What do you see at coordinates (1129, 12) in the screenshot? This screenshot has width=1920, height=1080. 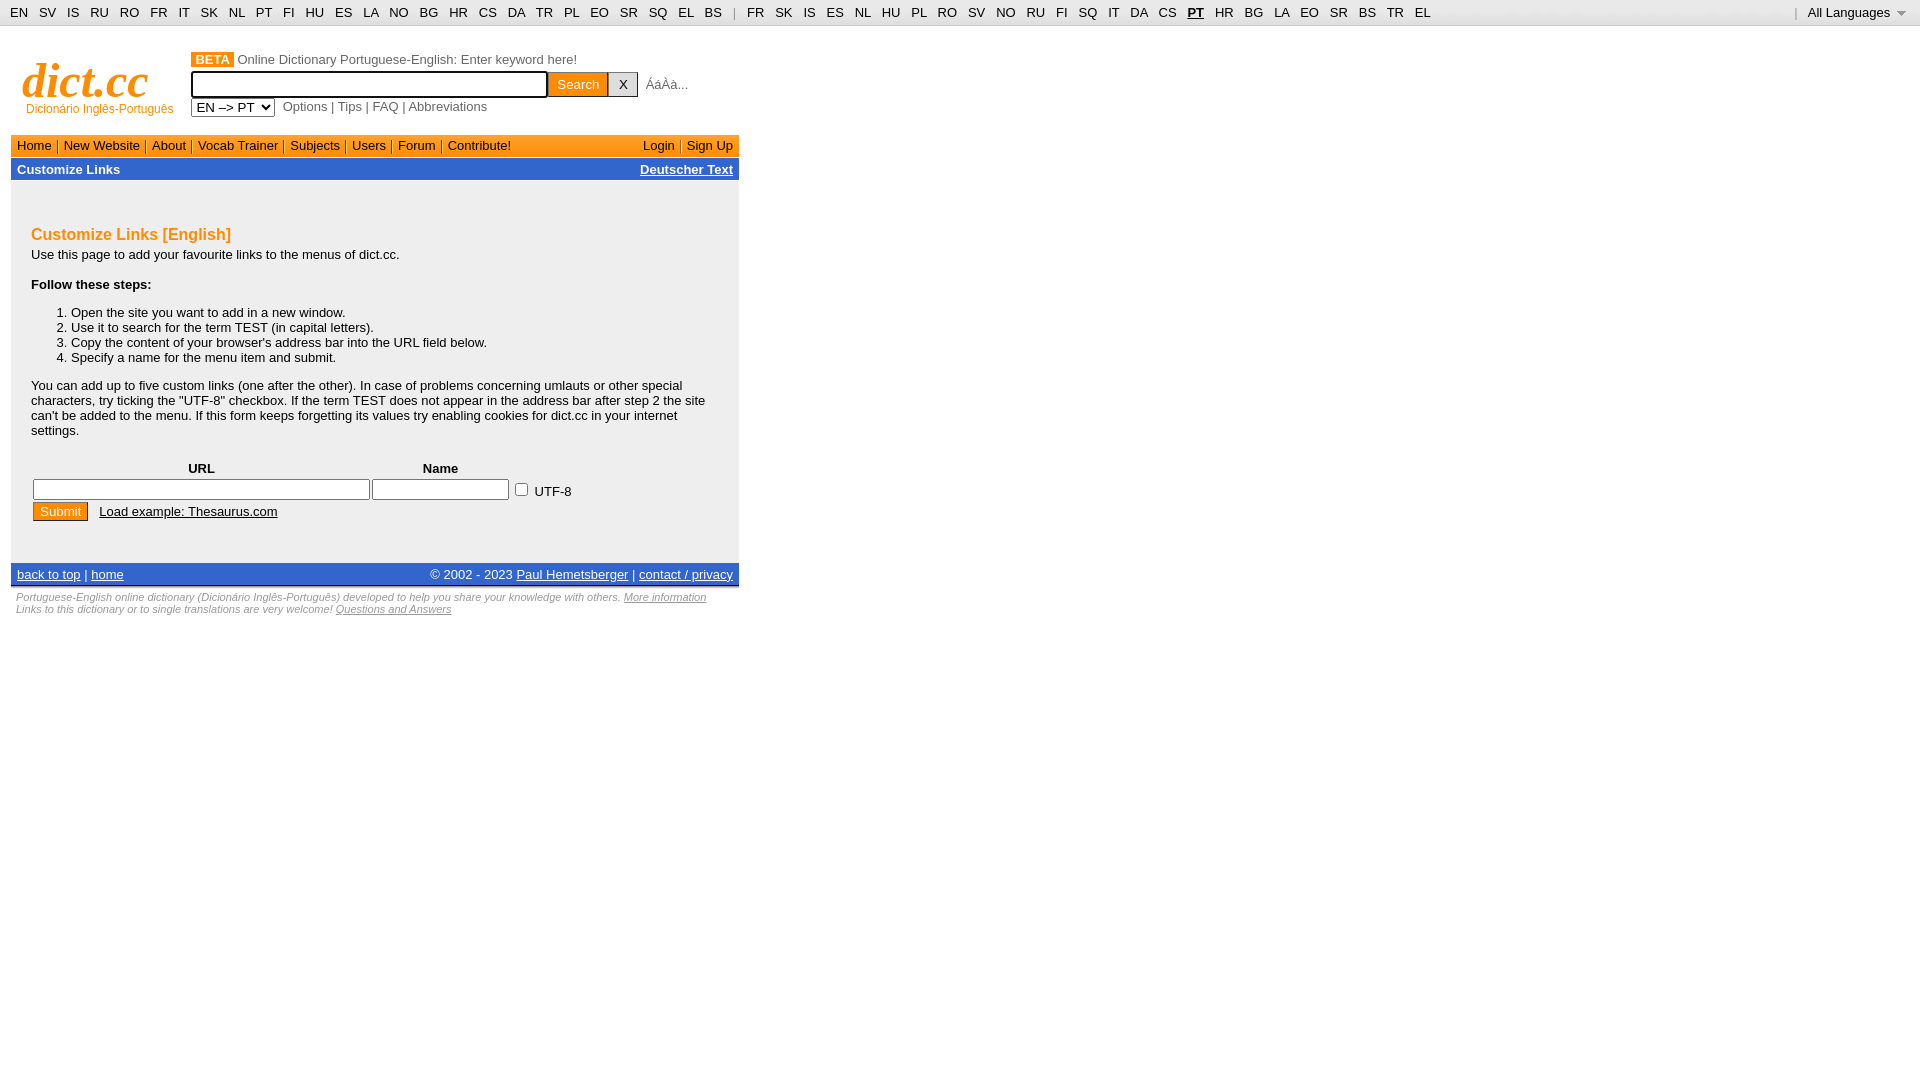 I see `'DA'` at bounding box center [1129, 12].